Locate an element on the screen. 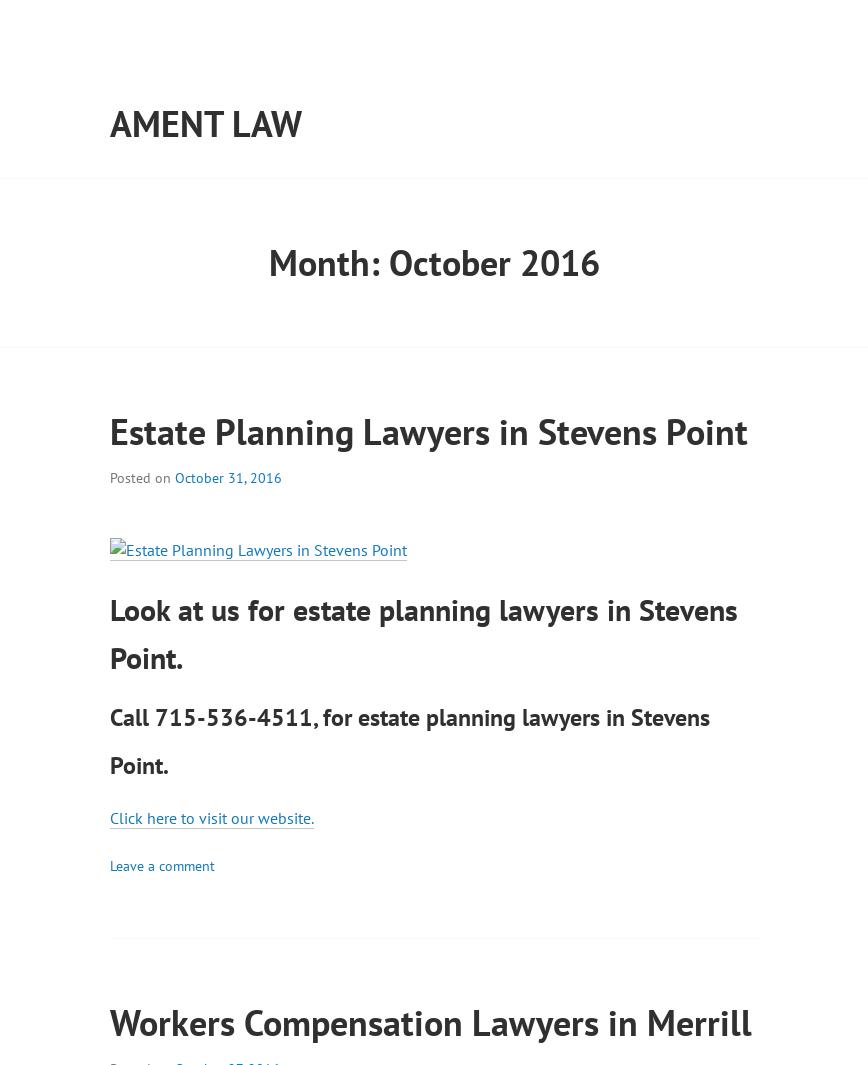 The width and height of the screenshot is (868, 1065). 'October 31, 2016' is located at coordinates (227, 476).